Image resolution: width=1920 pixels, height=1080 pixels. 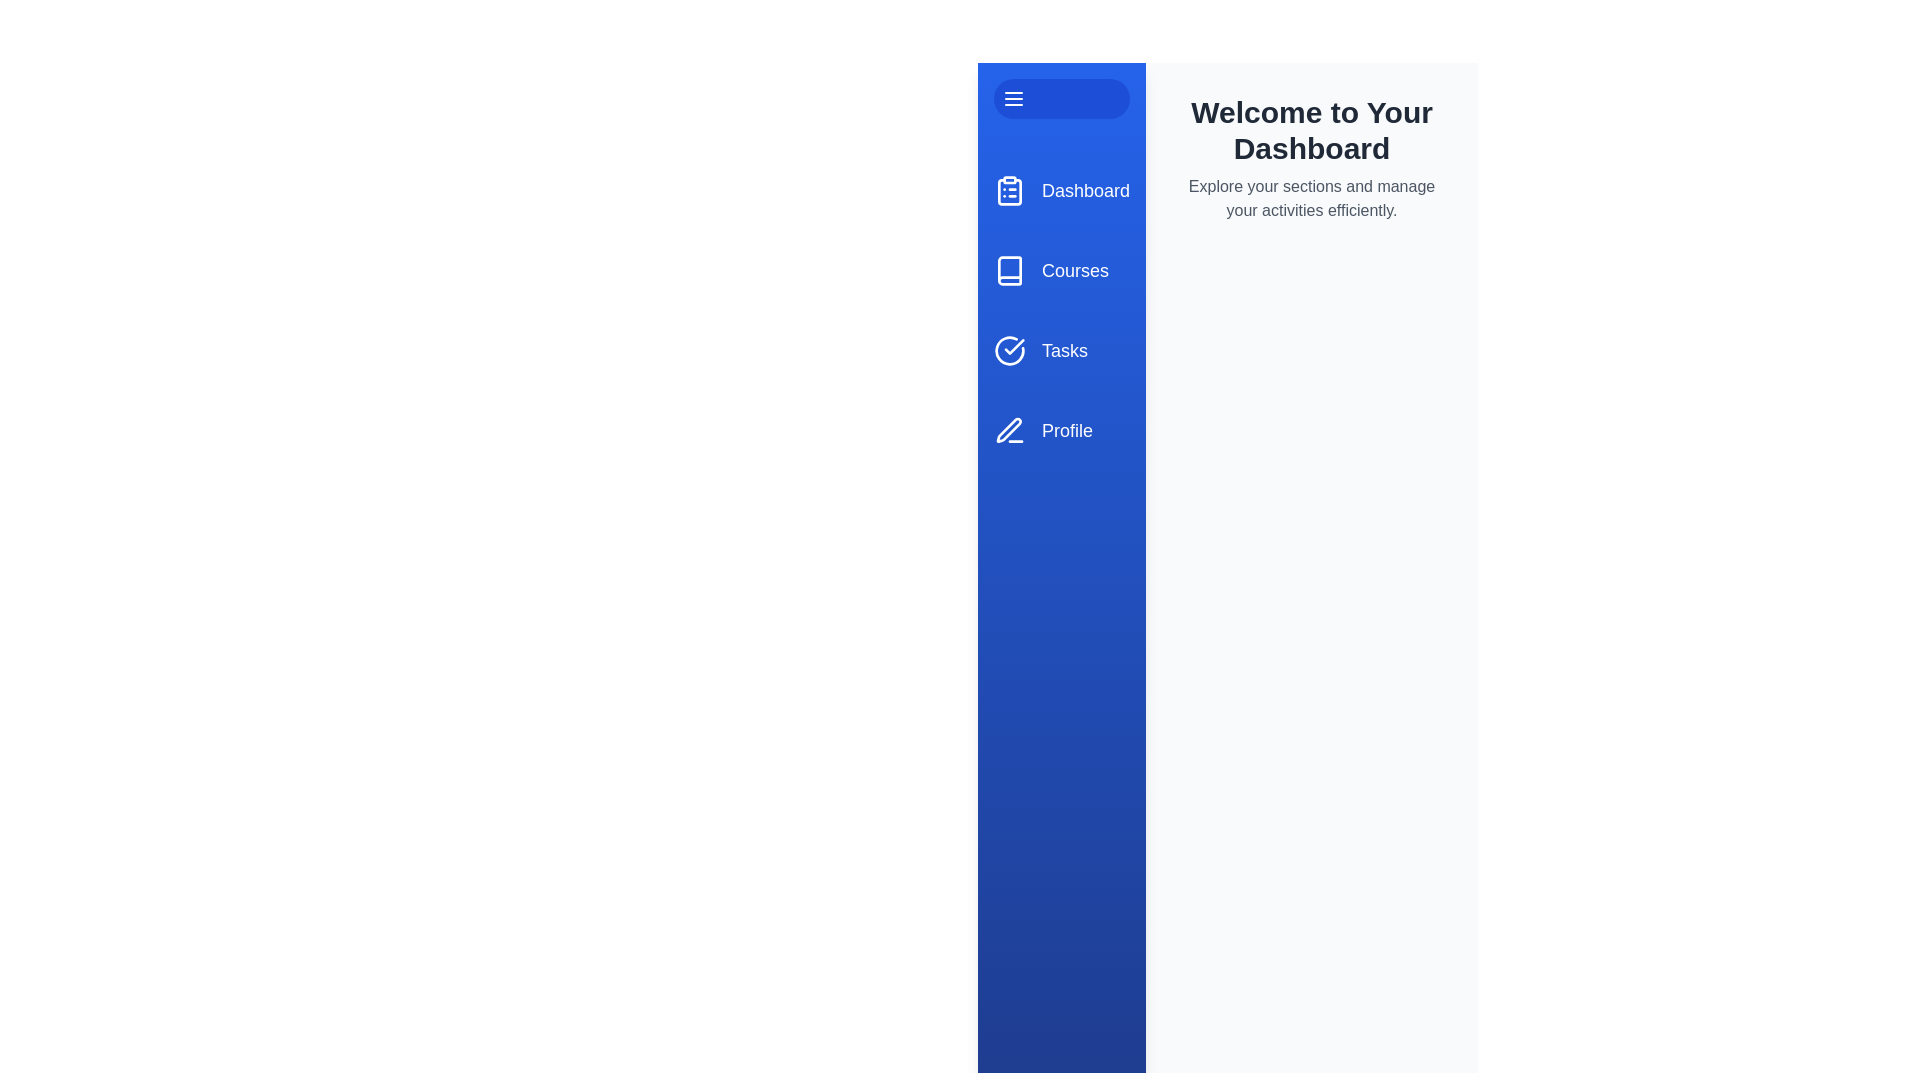 I want to click on the menu item Courses, so click(x=1060, y=270).